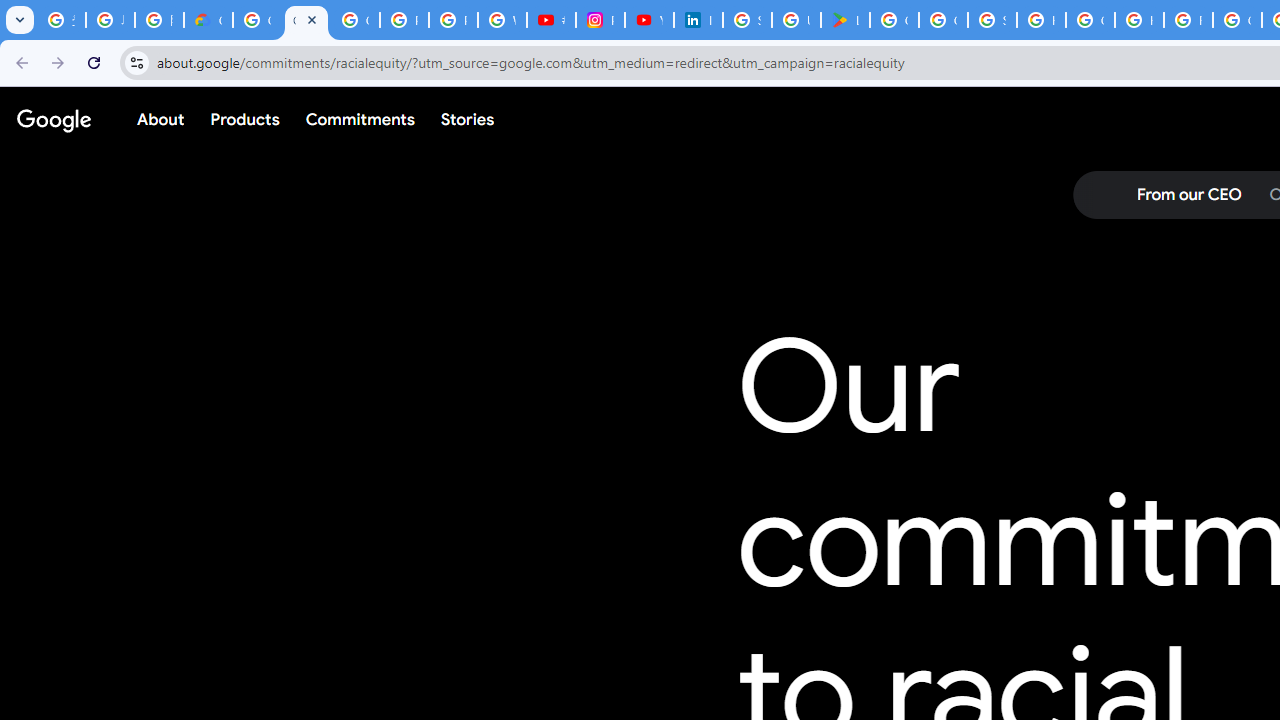  Describe the element at coordinates (452, 20) in the screenshot. I see `'Privacy Help Center - Policies Help'` at that location.